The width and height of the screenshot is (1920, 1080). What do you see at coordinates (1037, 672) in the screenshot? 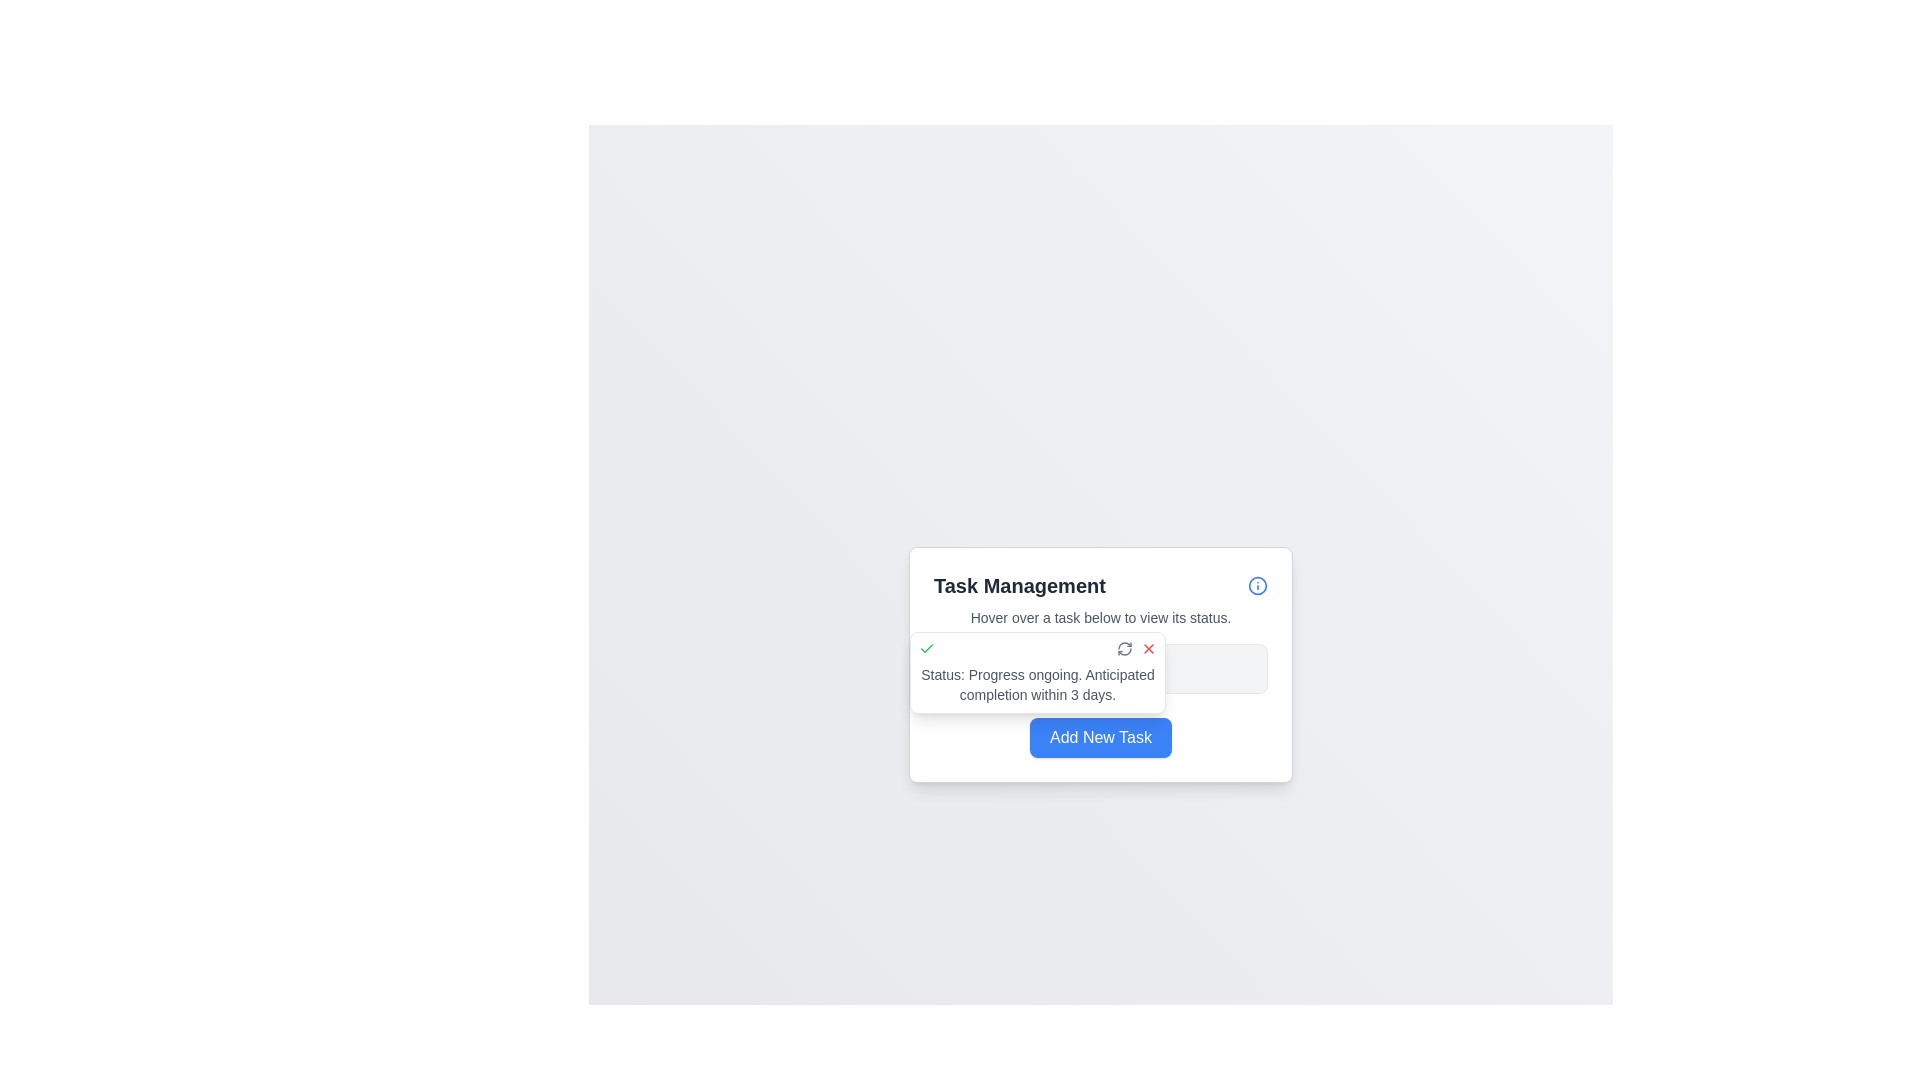
I see `status information from the Information Card displaying 'Status: Progress ongoing. Anticipated completion within 3 days.'` at bounding box center [1037, 672].